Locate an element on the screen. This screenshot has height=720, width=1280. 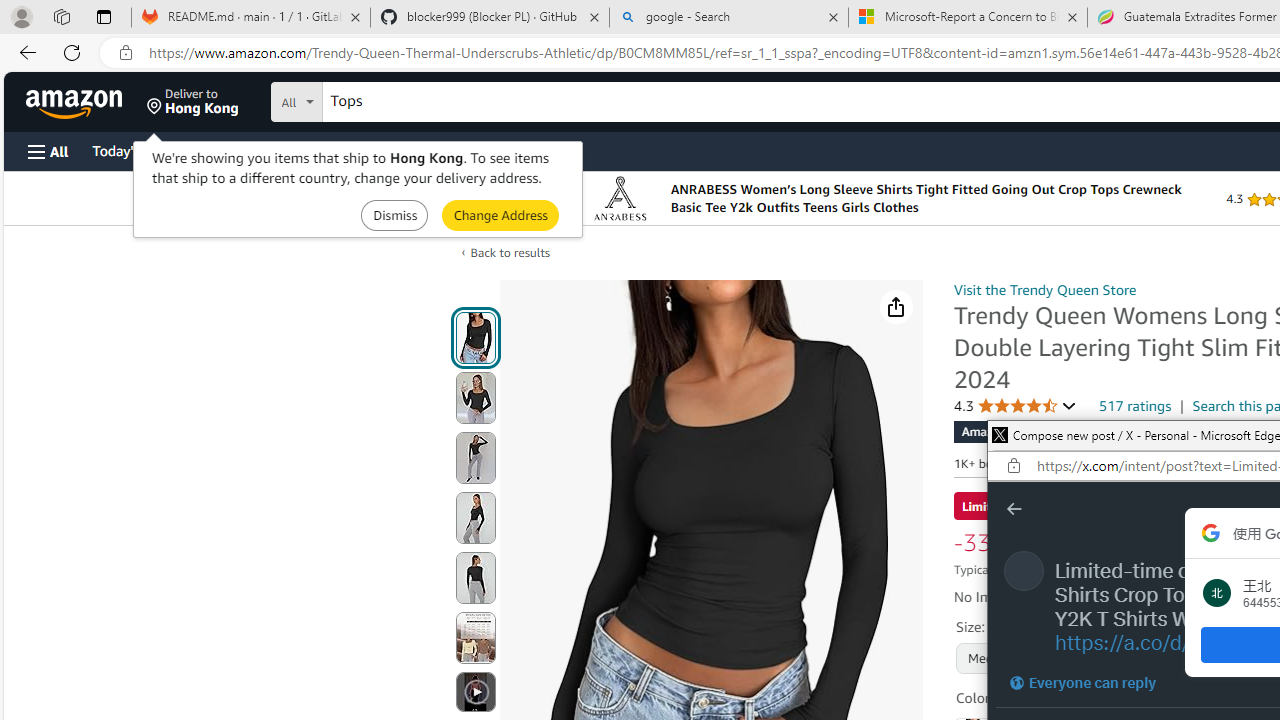
'Deliver to Hong Kong' is located at coordinates (193, 101).